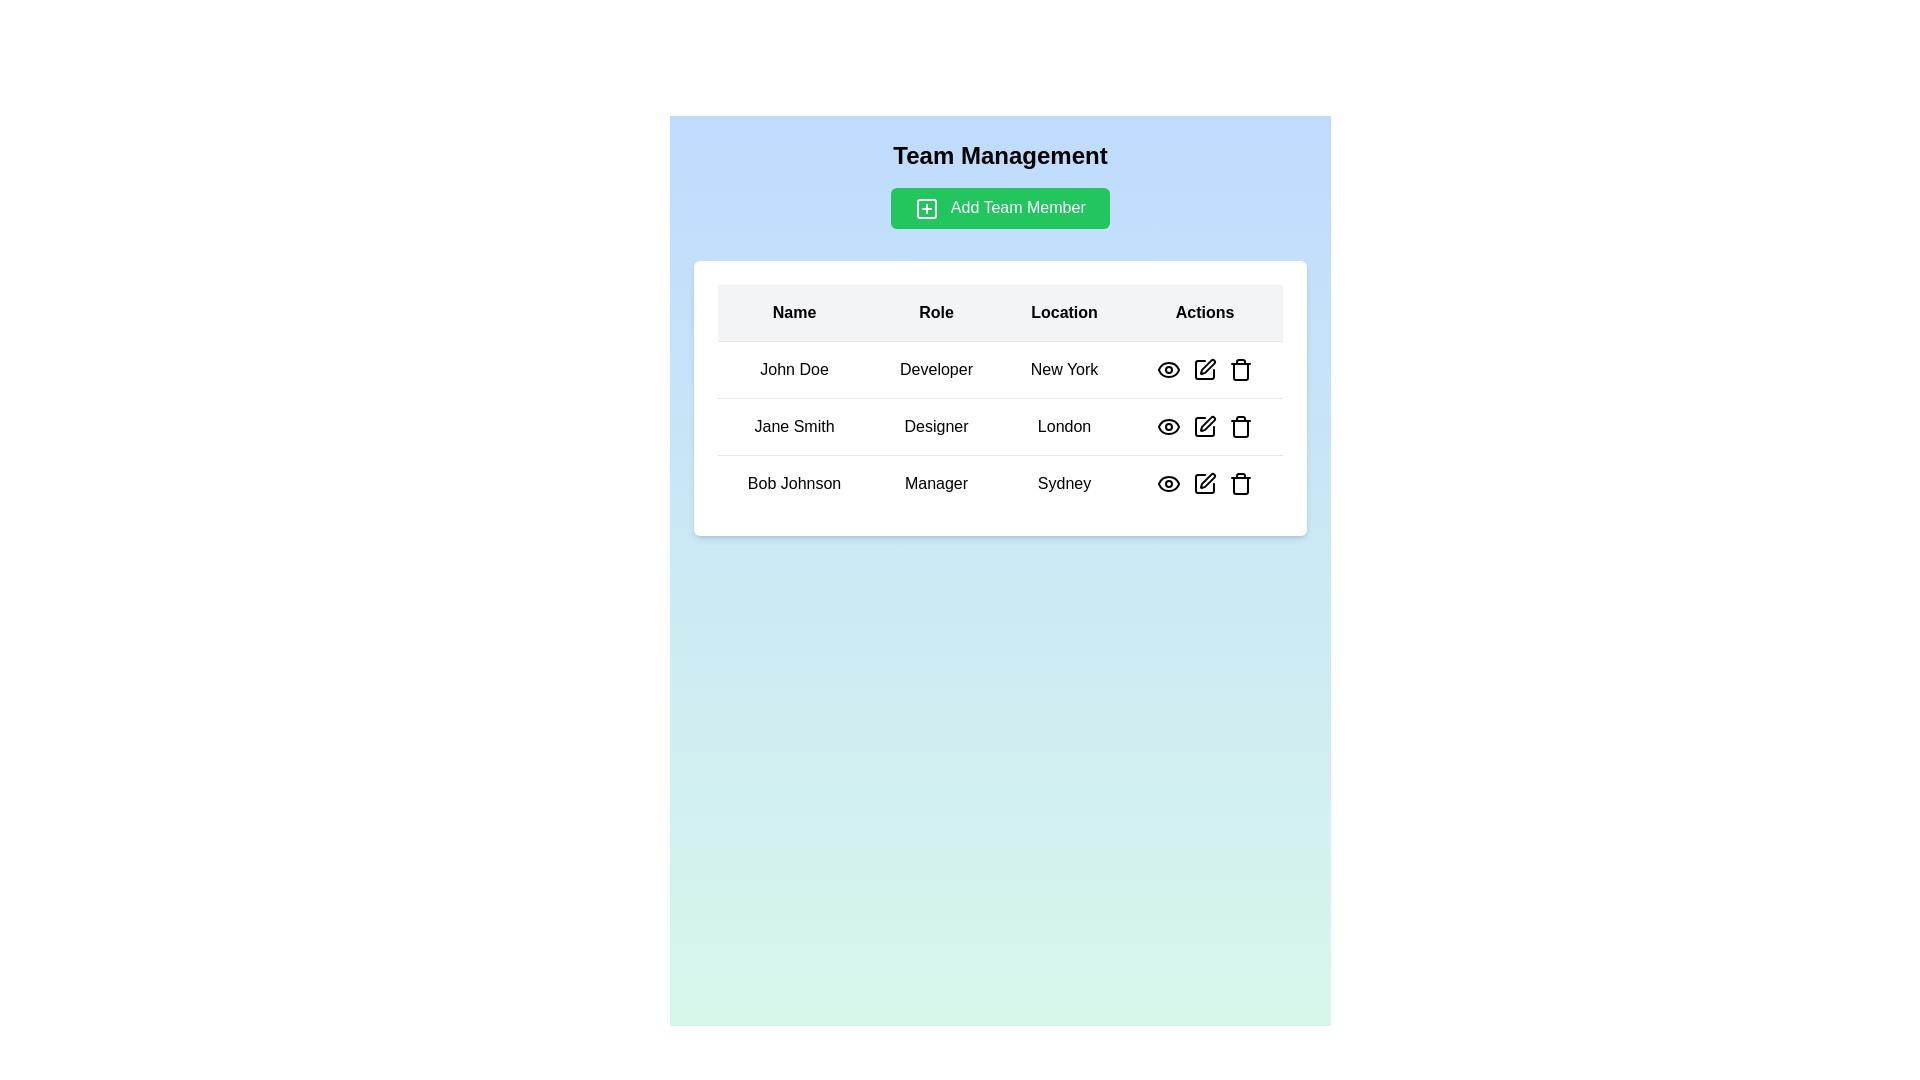 Image resolution: width=1920 pixels, height=1080 pixels. I want to click on the text label displaying 'London', which is styled in black text on a white background and located in the third column of the second row labeled 'Location', so click(1063, 425).